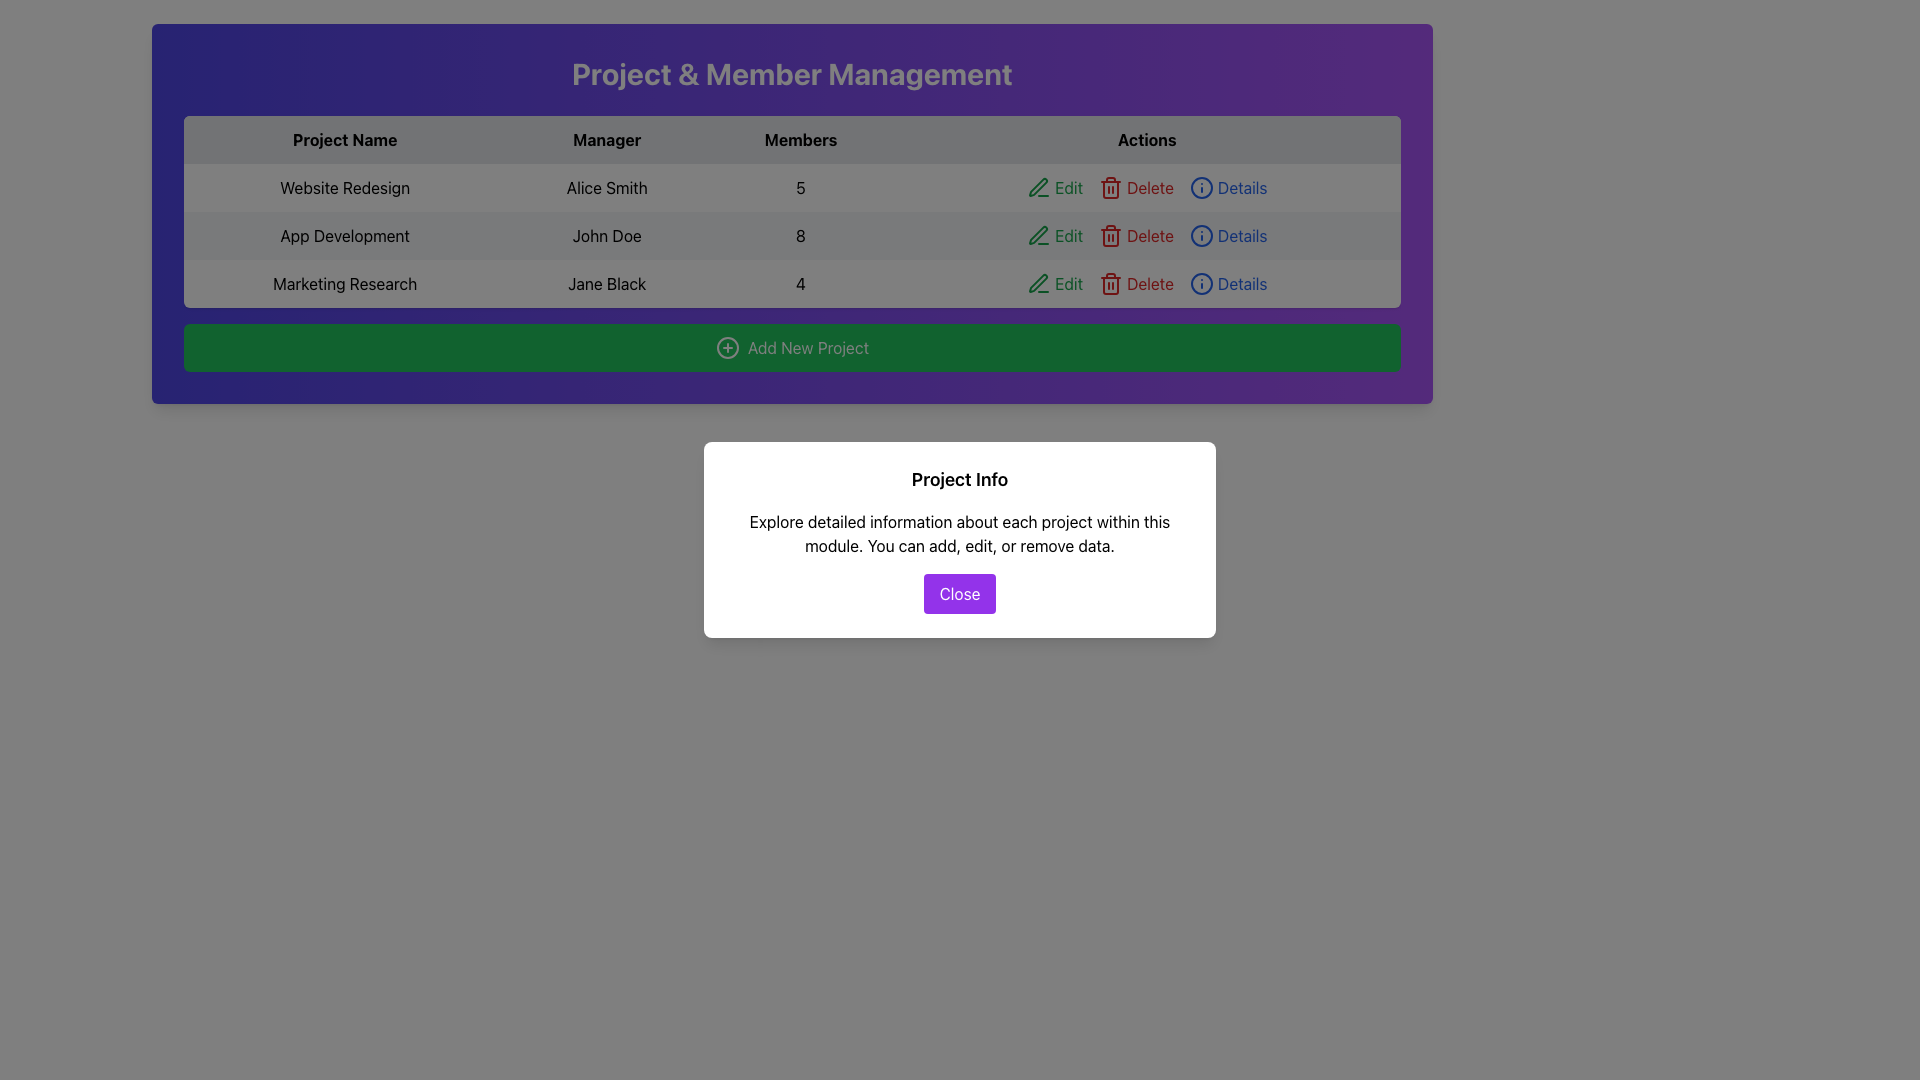 This screenshot has height=1080, width=1920. I want to click on the Text header at the top center of the modal dialog box that provides an overview of the content, so click(960, 479).